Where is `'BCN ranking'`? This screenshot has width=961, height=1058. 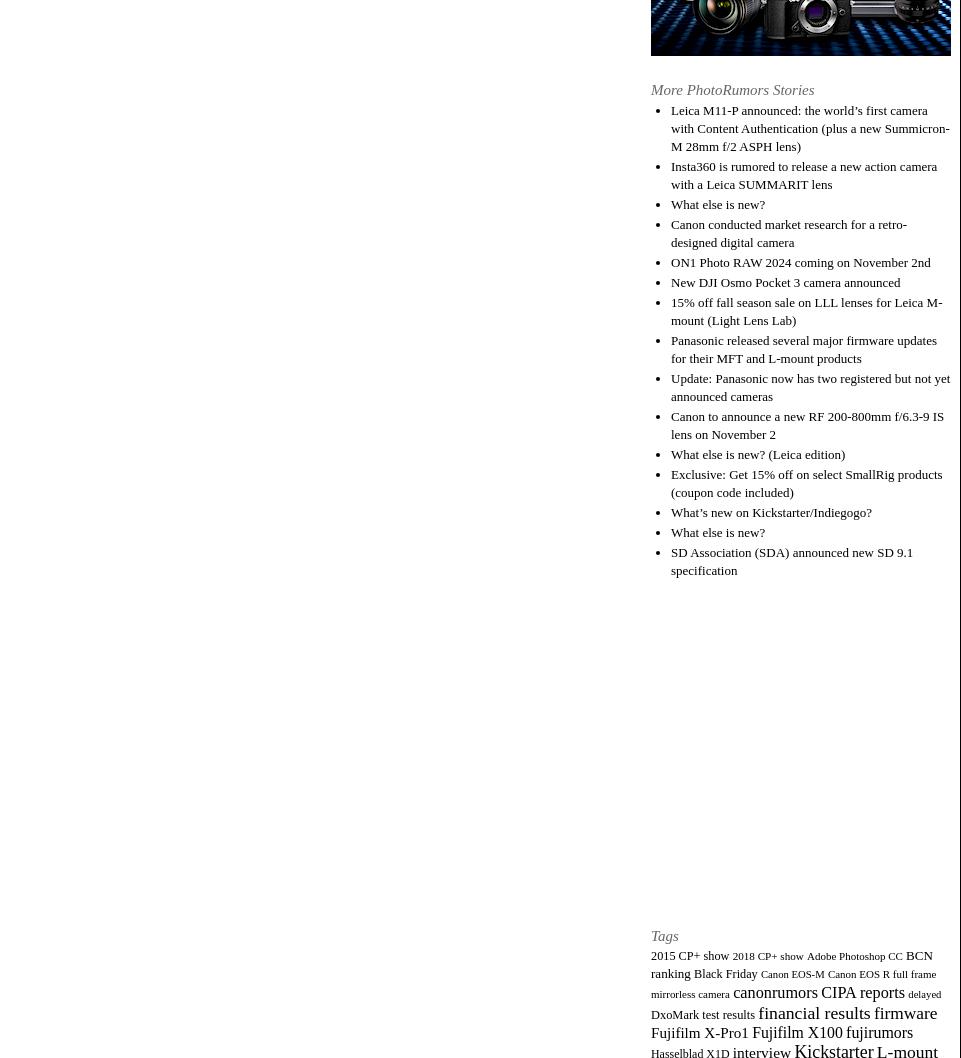 'BCN ranking' is located at coordinates (790, 963).